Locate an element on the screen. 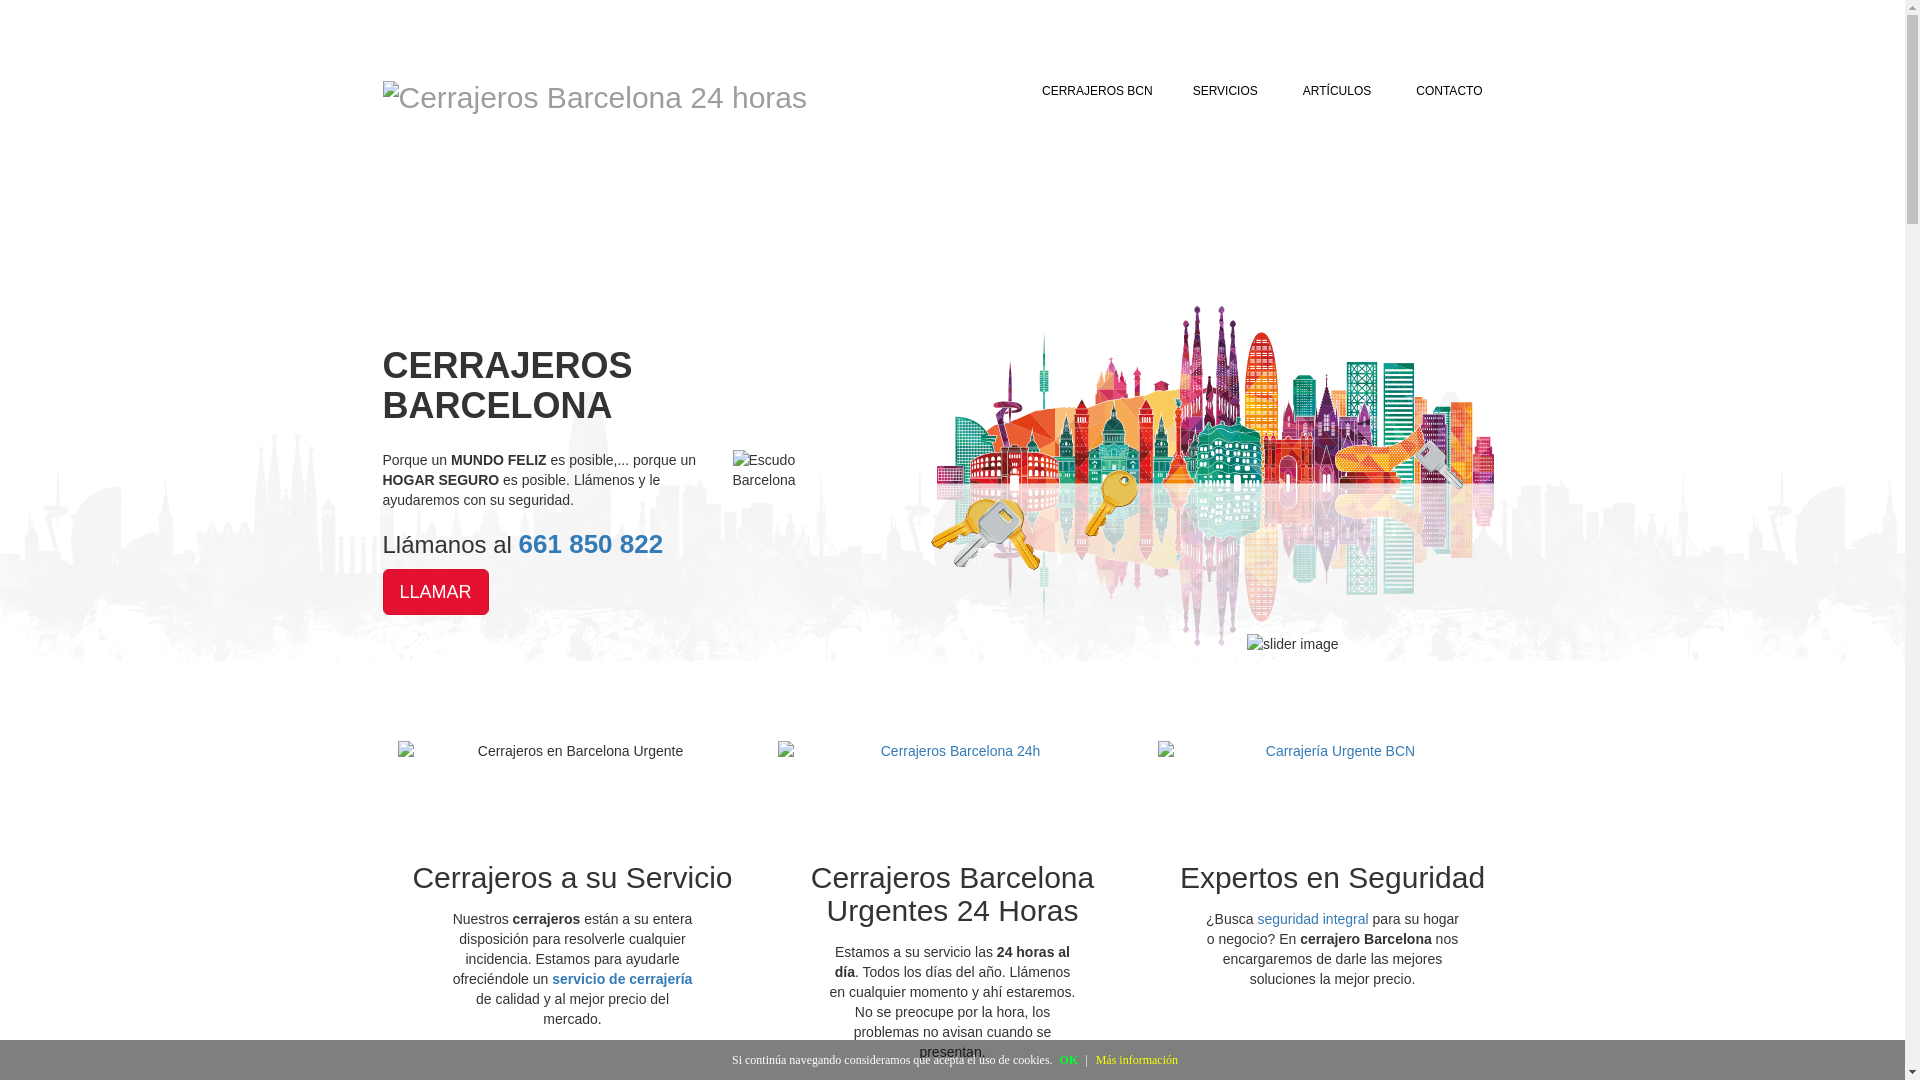 Image resolution: width=1920 pixels, height=1080 pixels. 'LLAMAR' is located at coordinates (434, 590).